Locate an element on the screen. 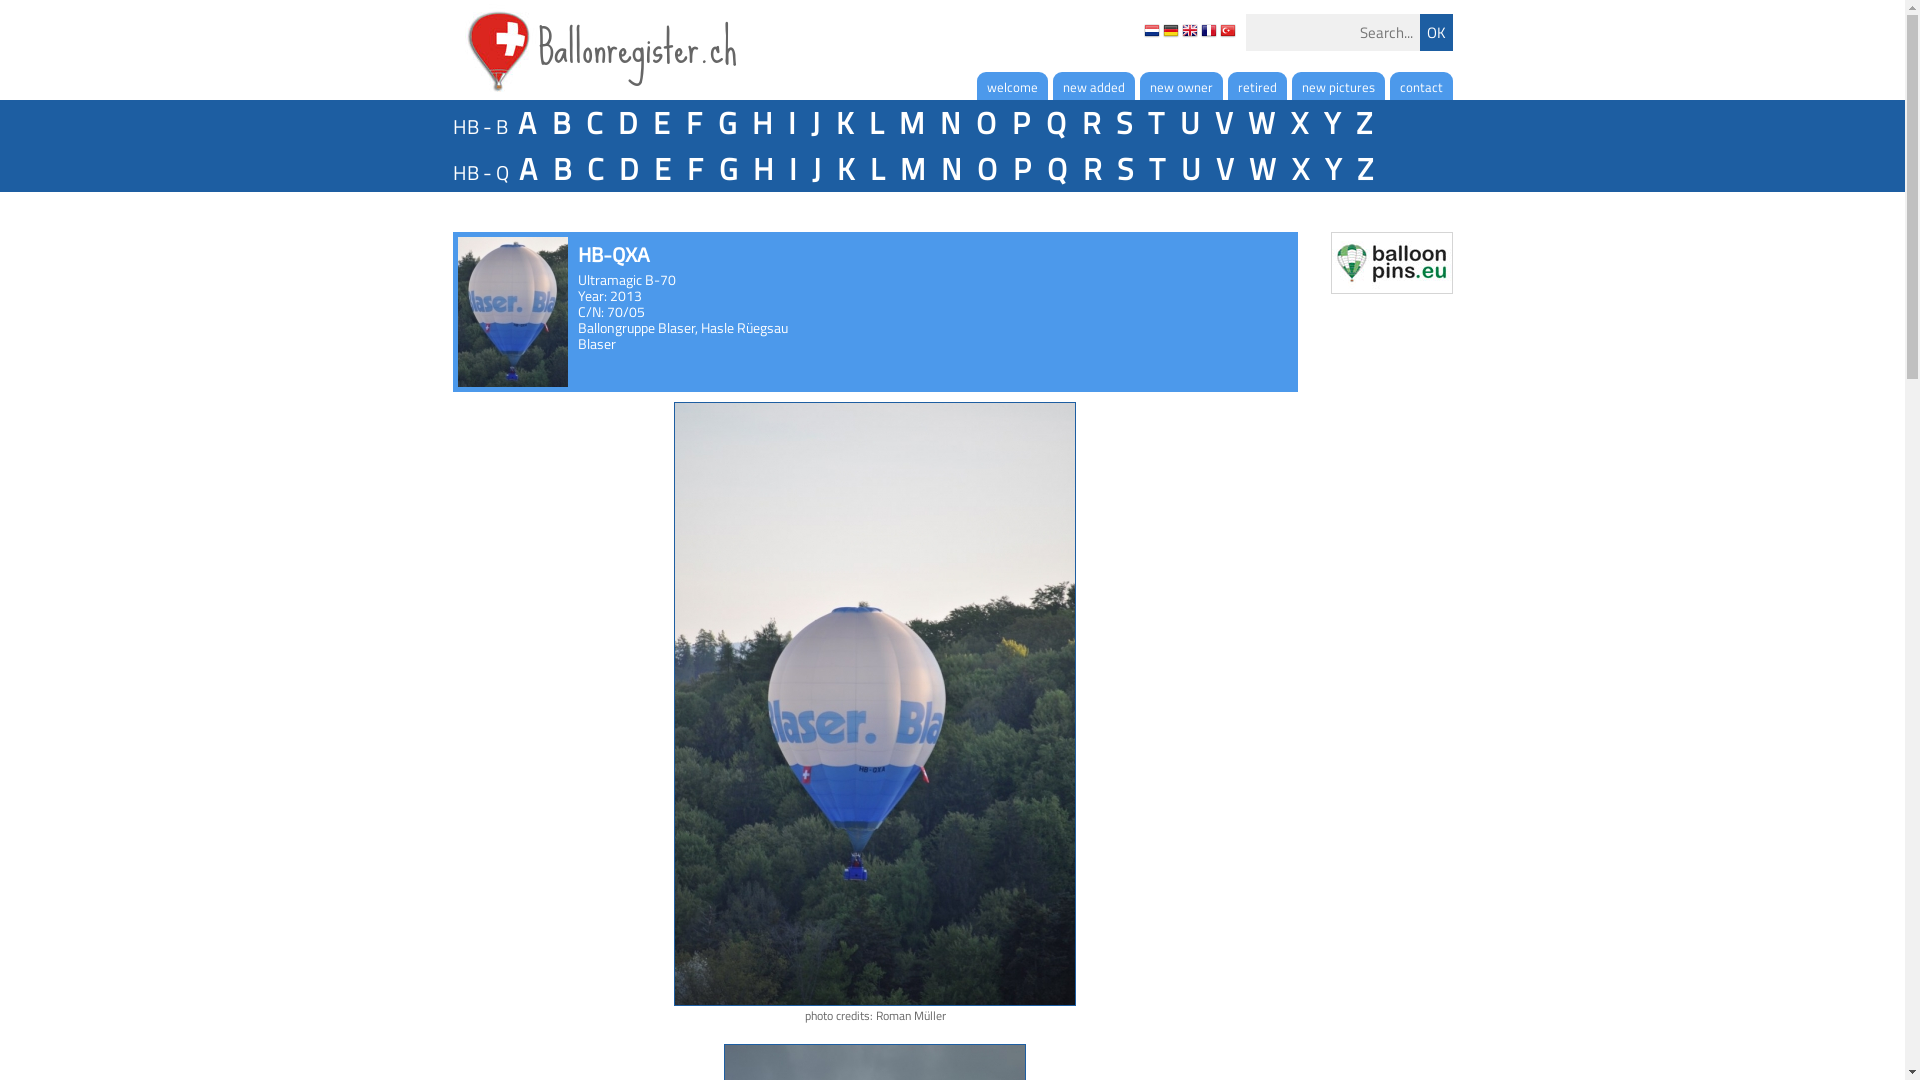 The image size is (1920, 1080). 'N' is located at coordinates (949, 168).